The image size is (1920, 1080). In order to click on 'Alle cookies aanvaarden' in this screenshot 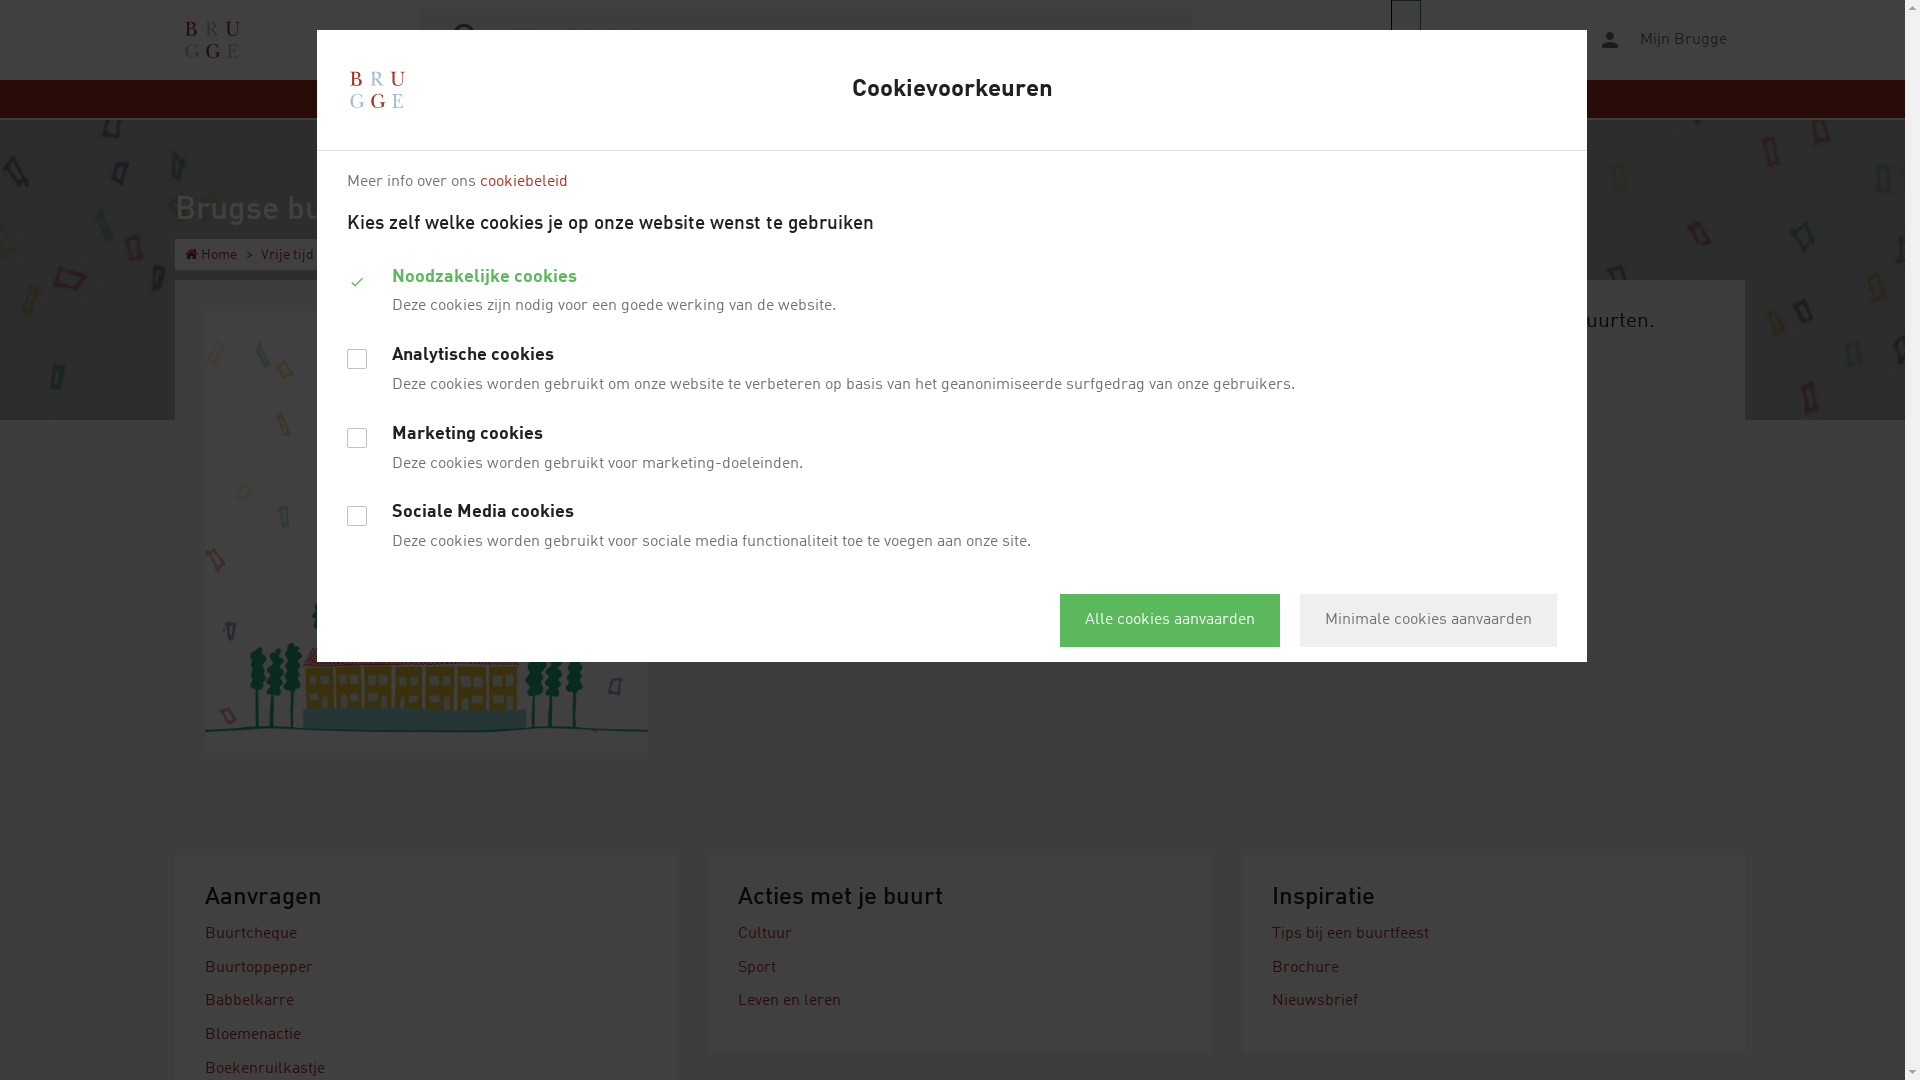, I will do `click(1170, 619)`.